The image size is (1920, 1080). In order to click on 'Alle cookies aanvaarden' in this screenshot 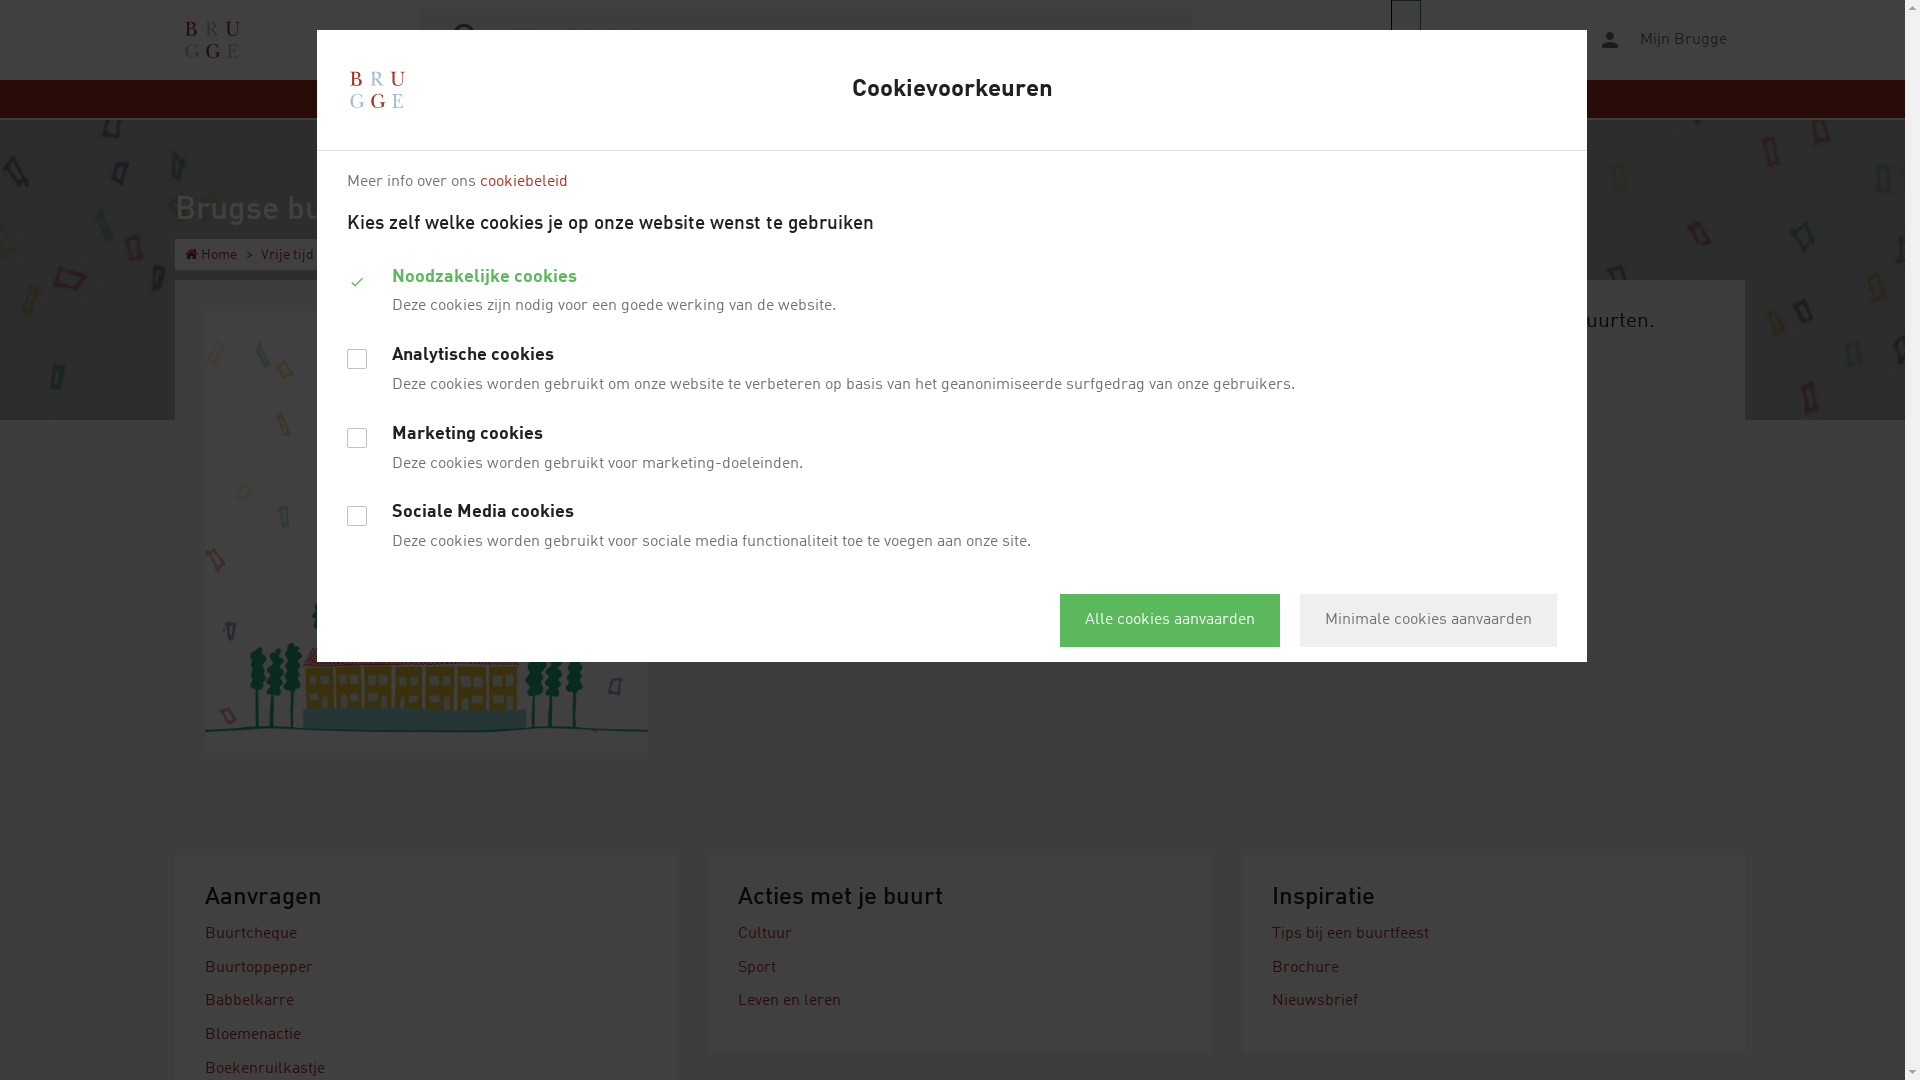, I will do `click(1170, 619)`.